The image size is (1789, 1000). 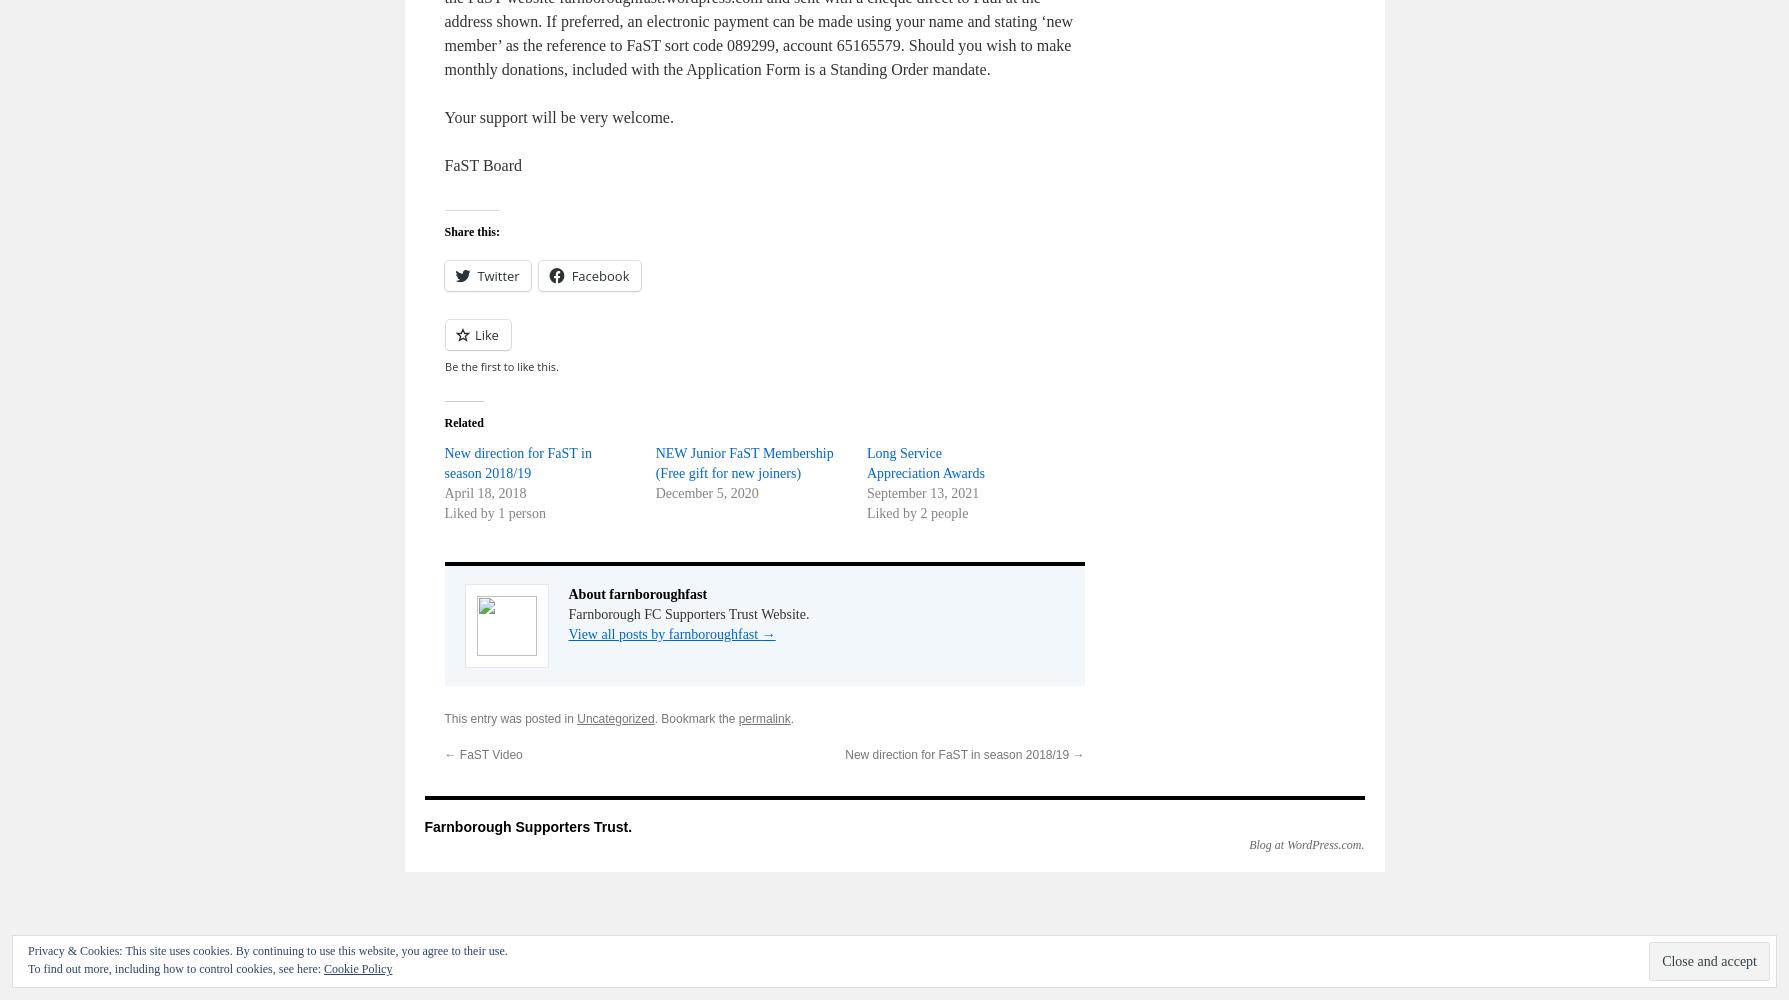 I want to click on 'Farnborough Supporters Trust.', so click(x=526, y=826).